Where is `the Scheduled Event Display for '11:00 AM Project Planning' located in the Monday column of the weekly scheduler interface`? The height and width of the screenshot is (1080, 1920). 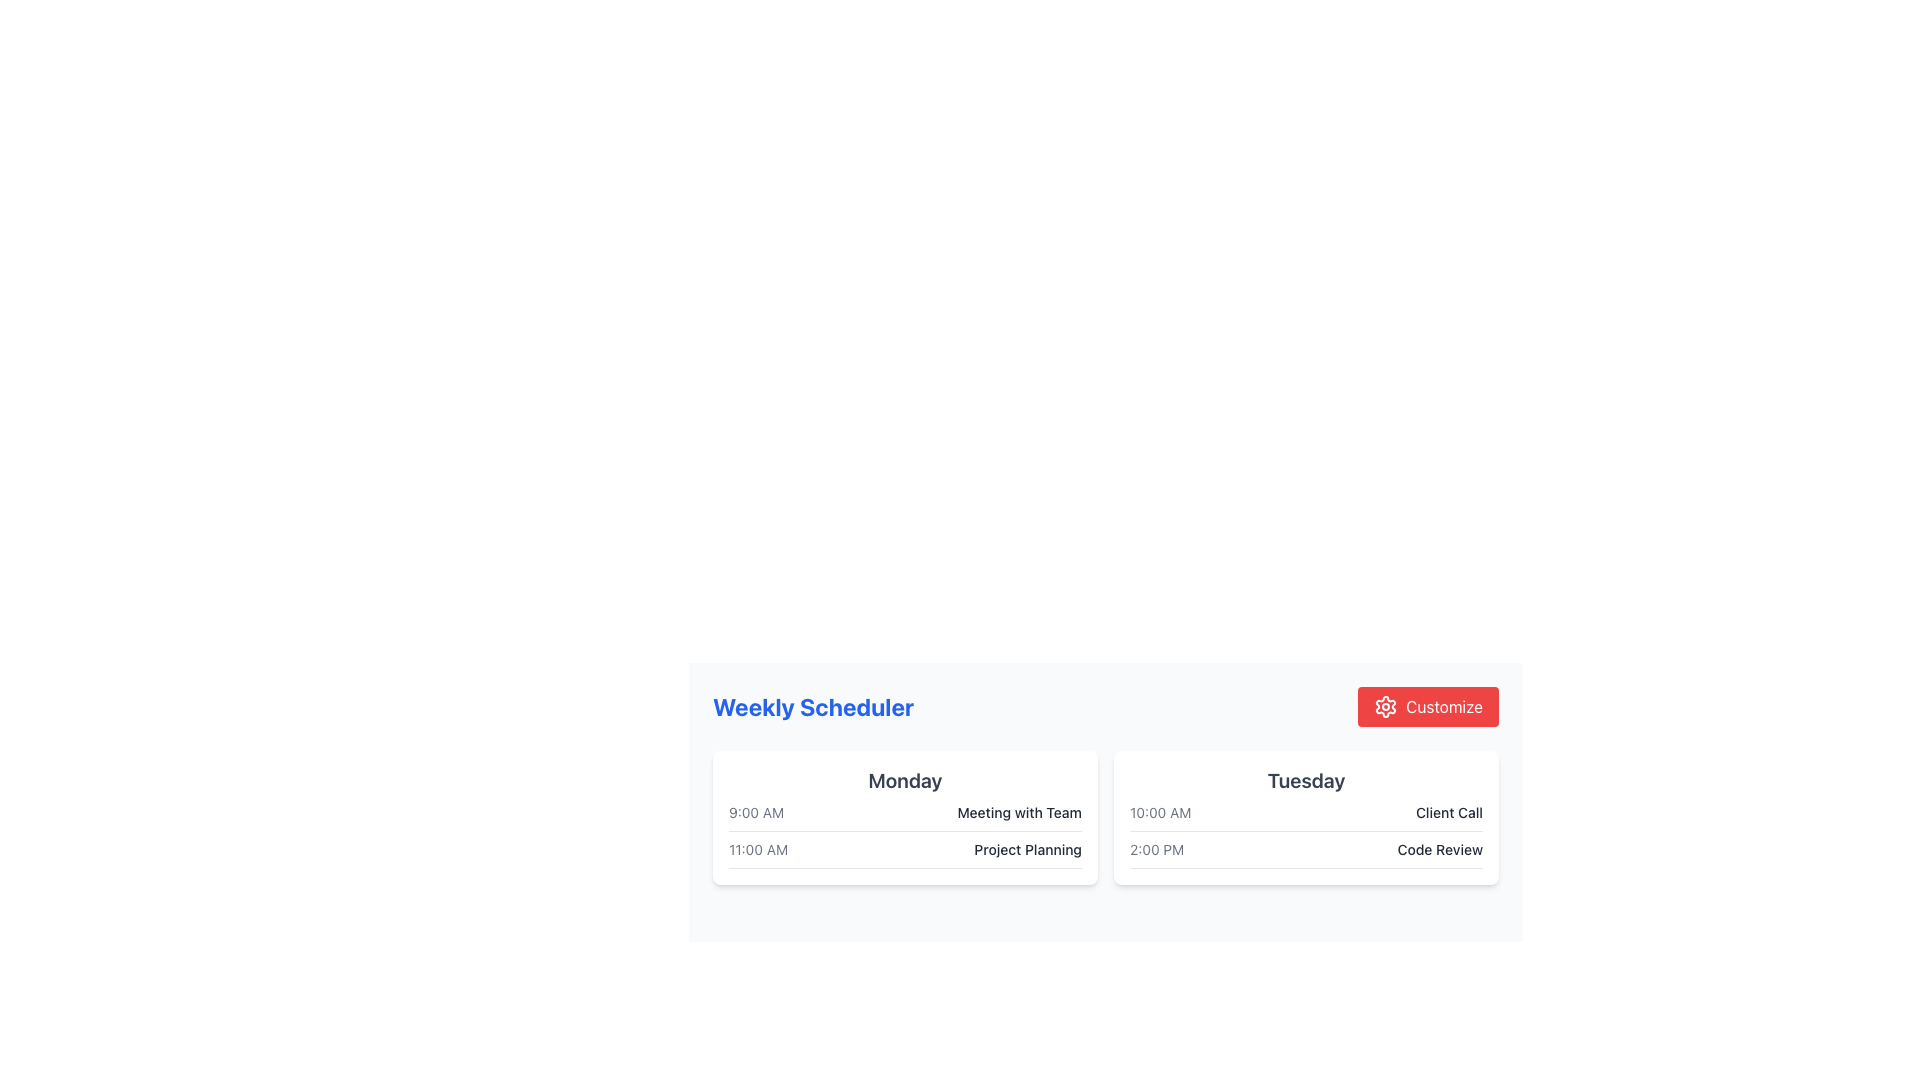
the Scheduled Event Display for '11:00 AM Project Planning' located in the Monday column of the weekly scheduler interface is located at coordinates (904, 850).